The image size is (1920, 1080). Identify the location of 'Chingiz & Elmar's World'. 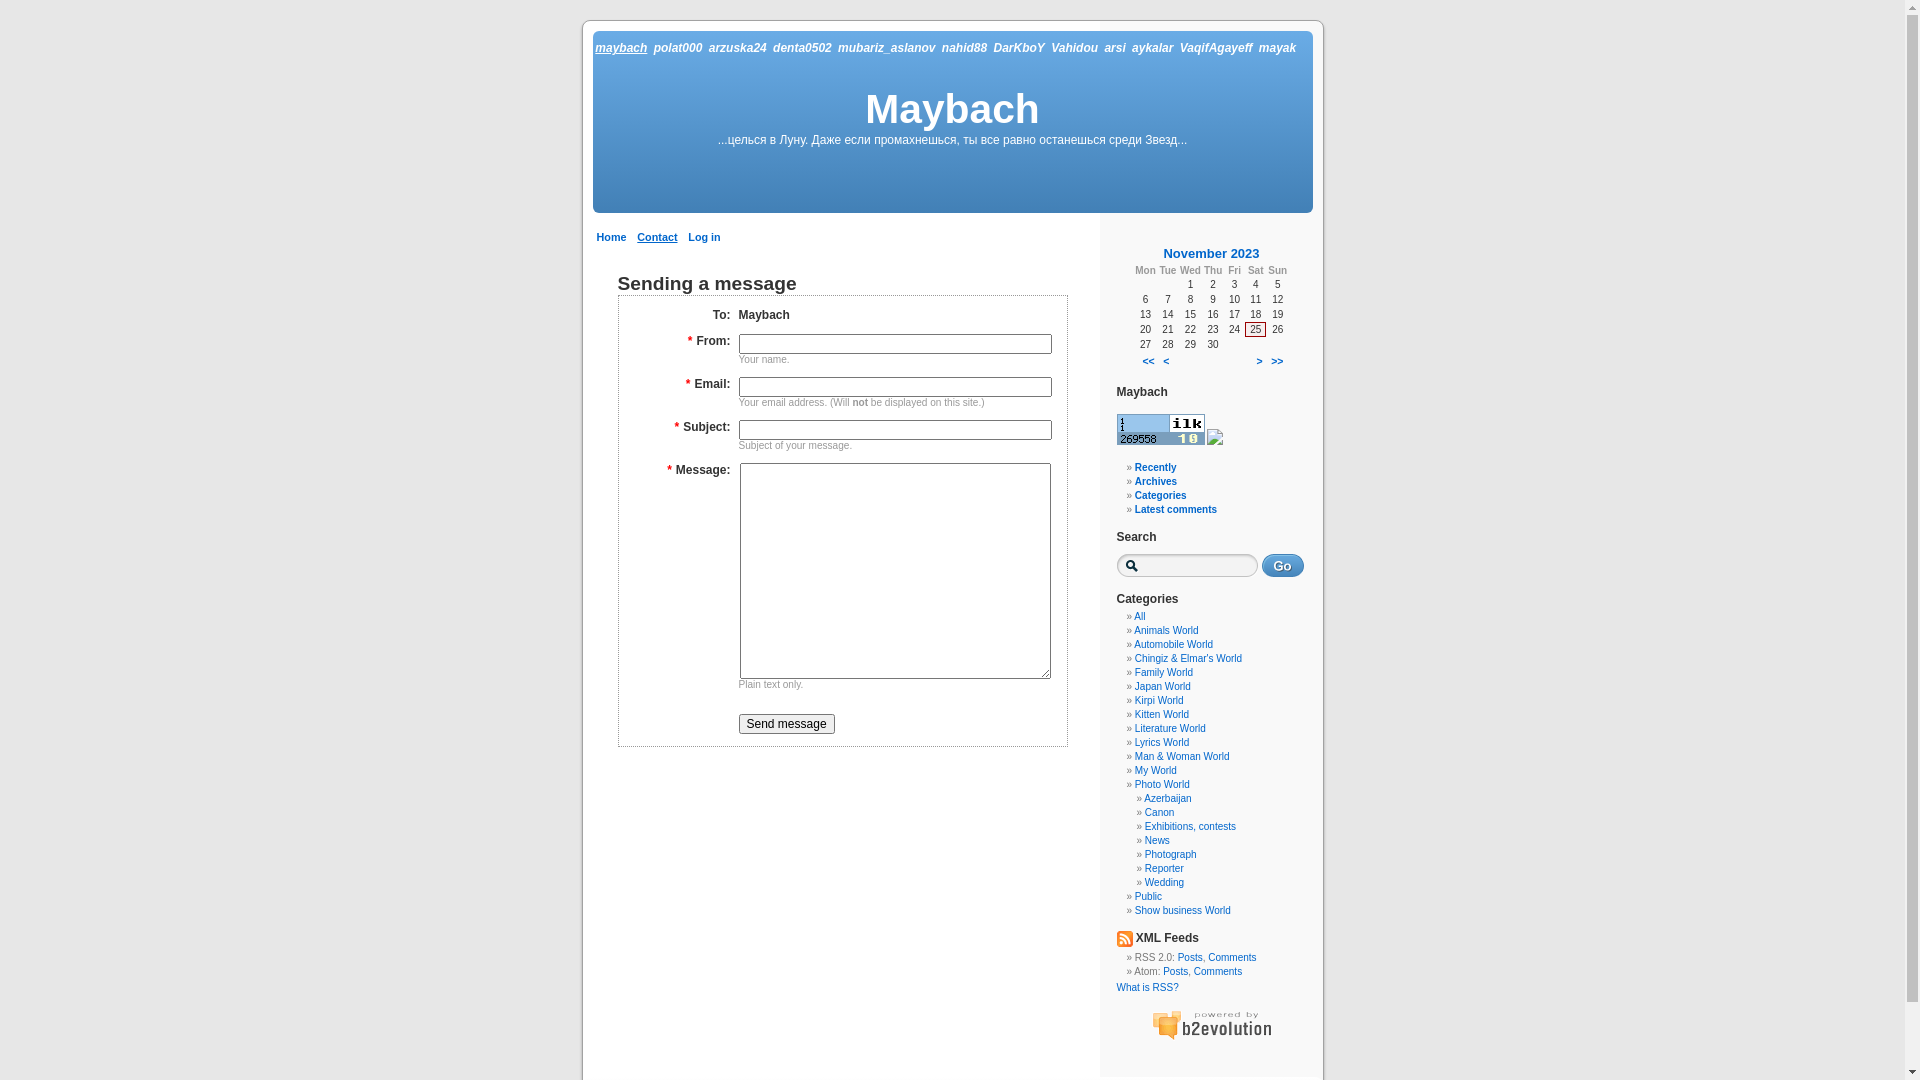
(1134, 658).